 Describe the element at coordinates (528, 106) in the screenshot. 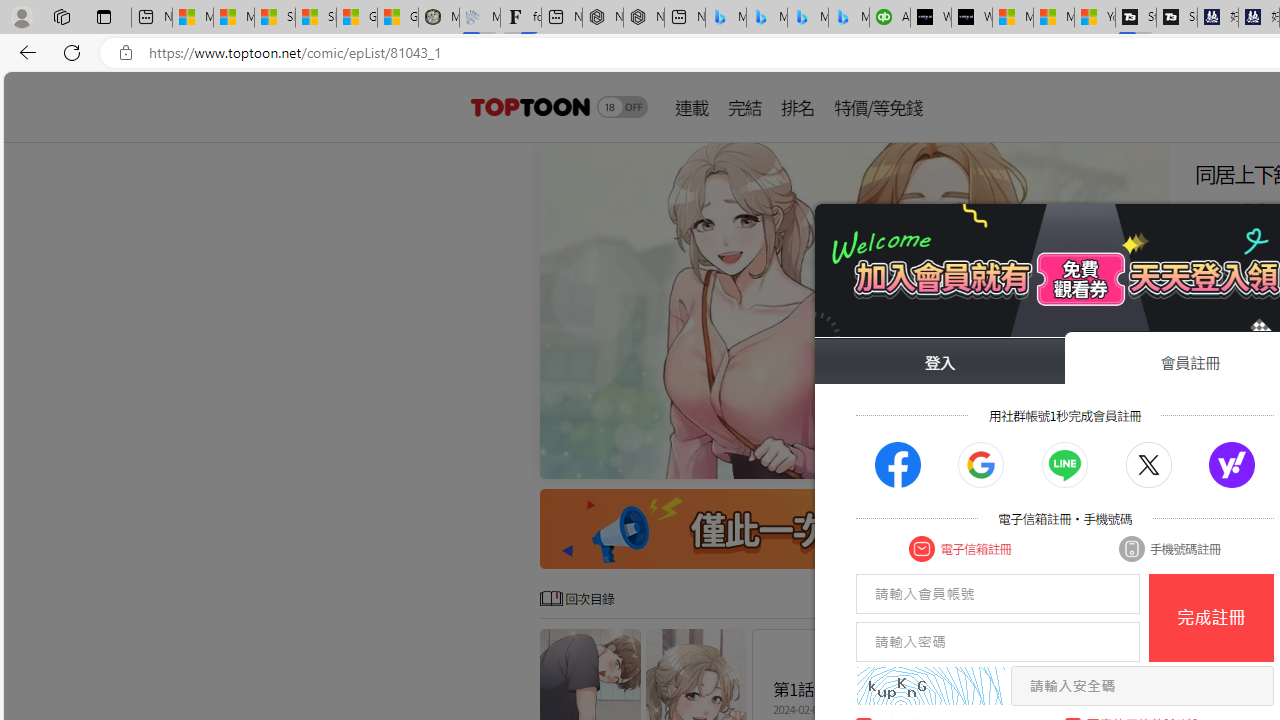

I see `'header'` at that location.